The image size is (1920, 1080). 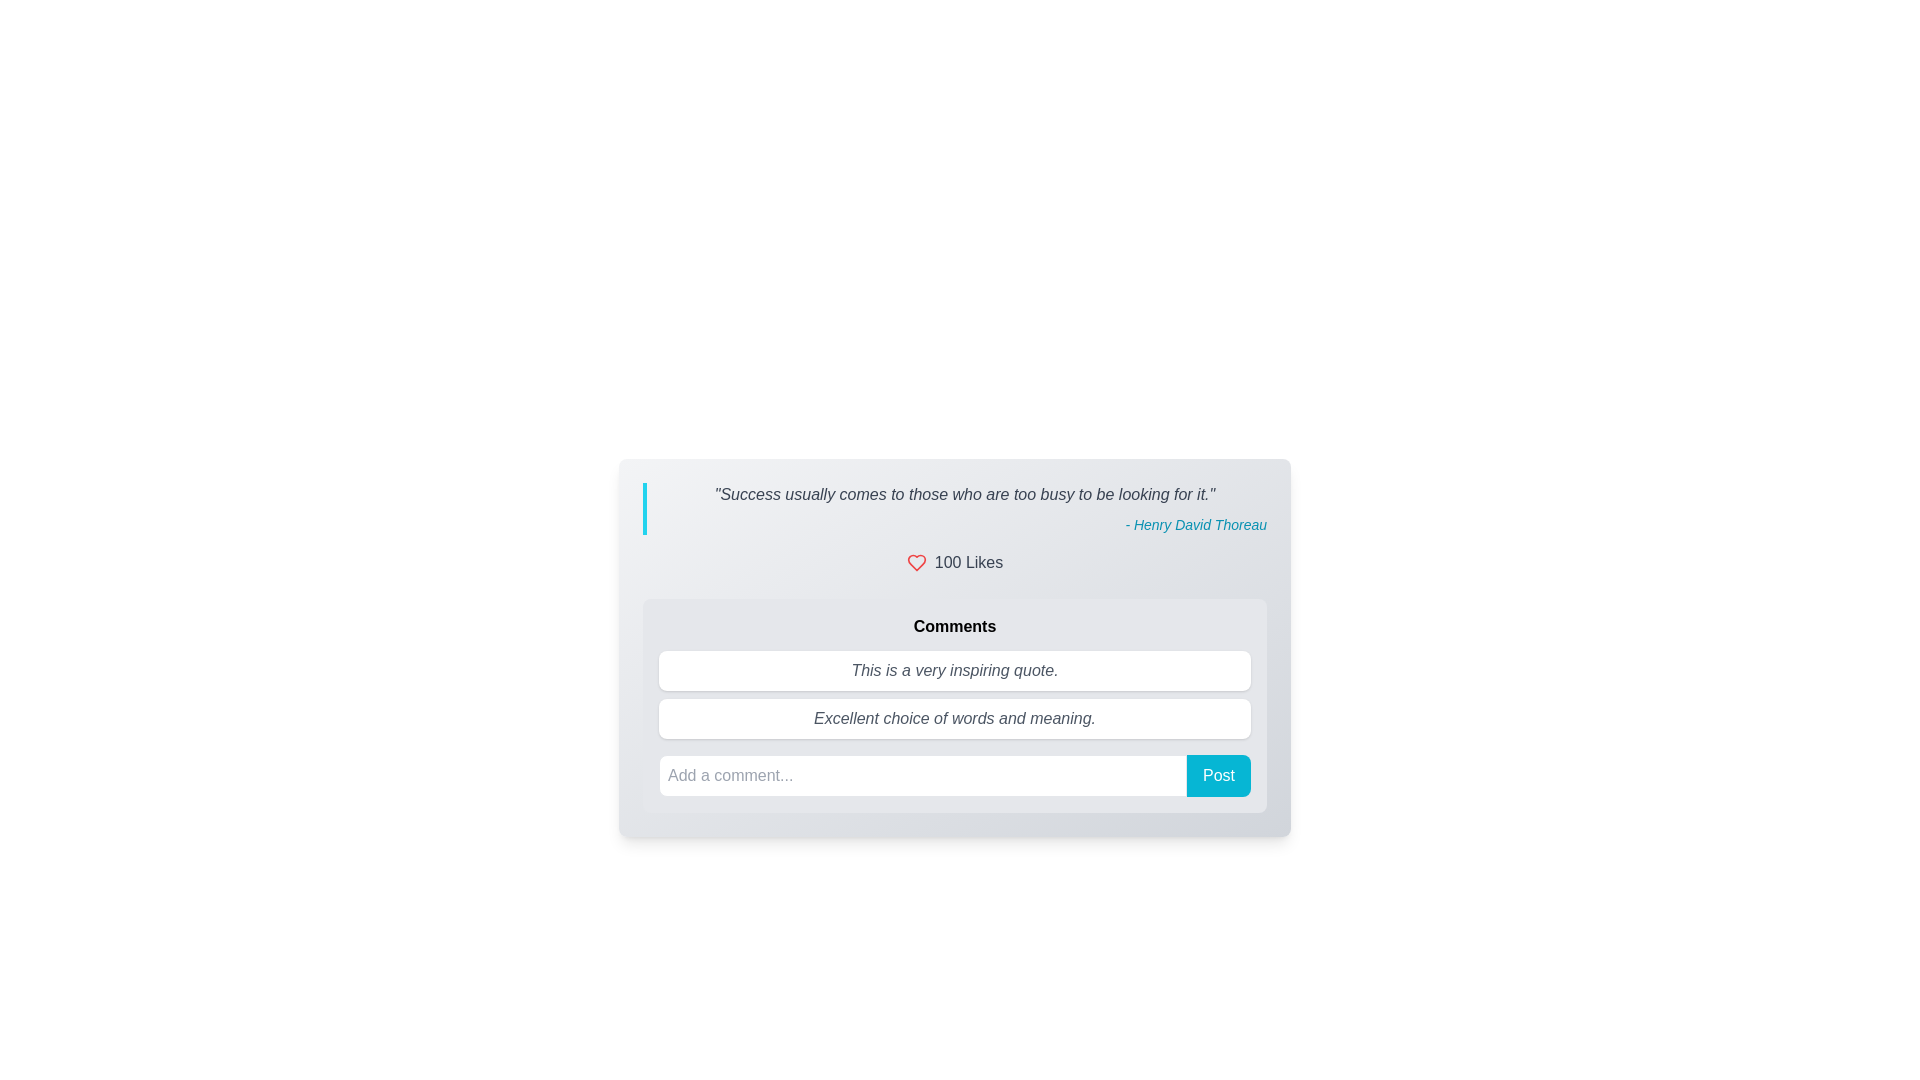 I want to click on the display text field in the comments section that showcases a user's comment or quoted text, positioned centrally and visually highlighted, so click(x=954, y=671).